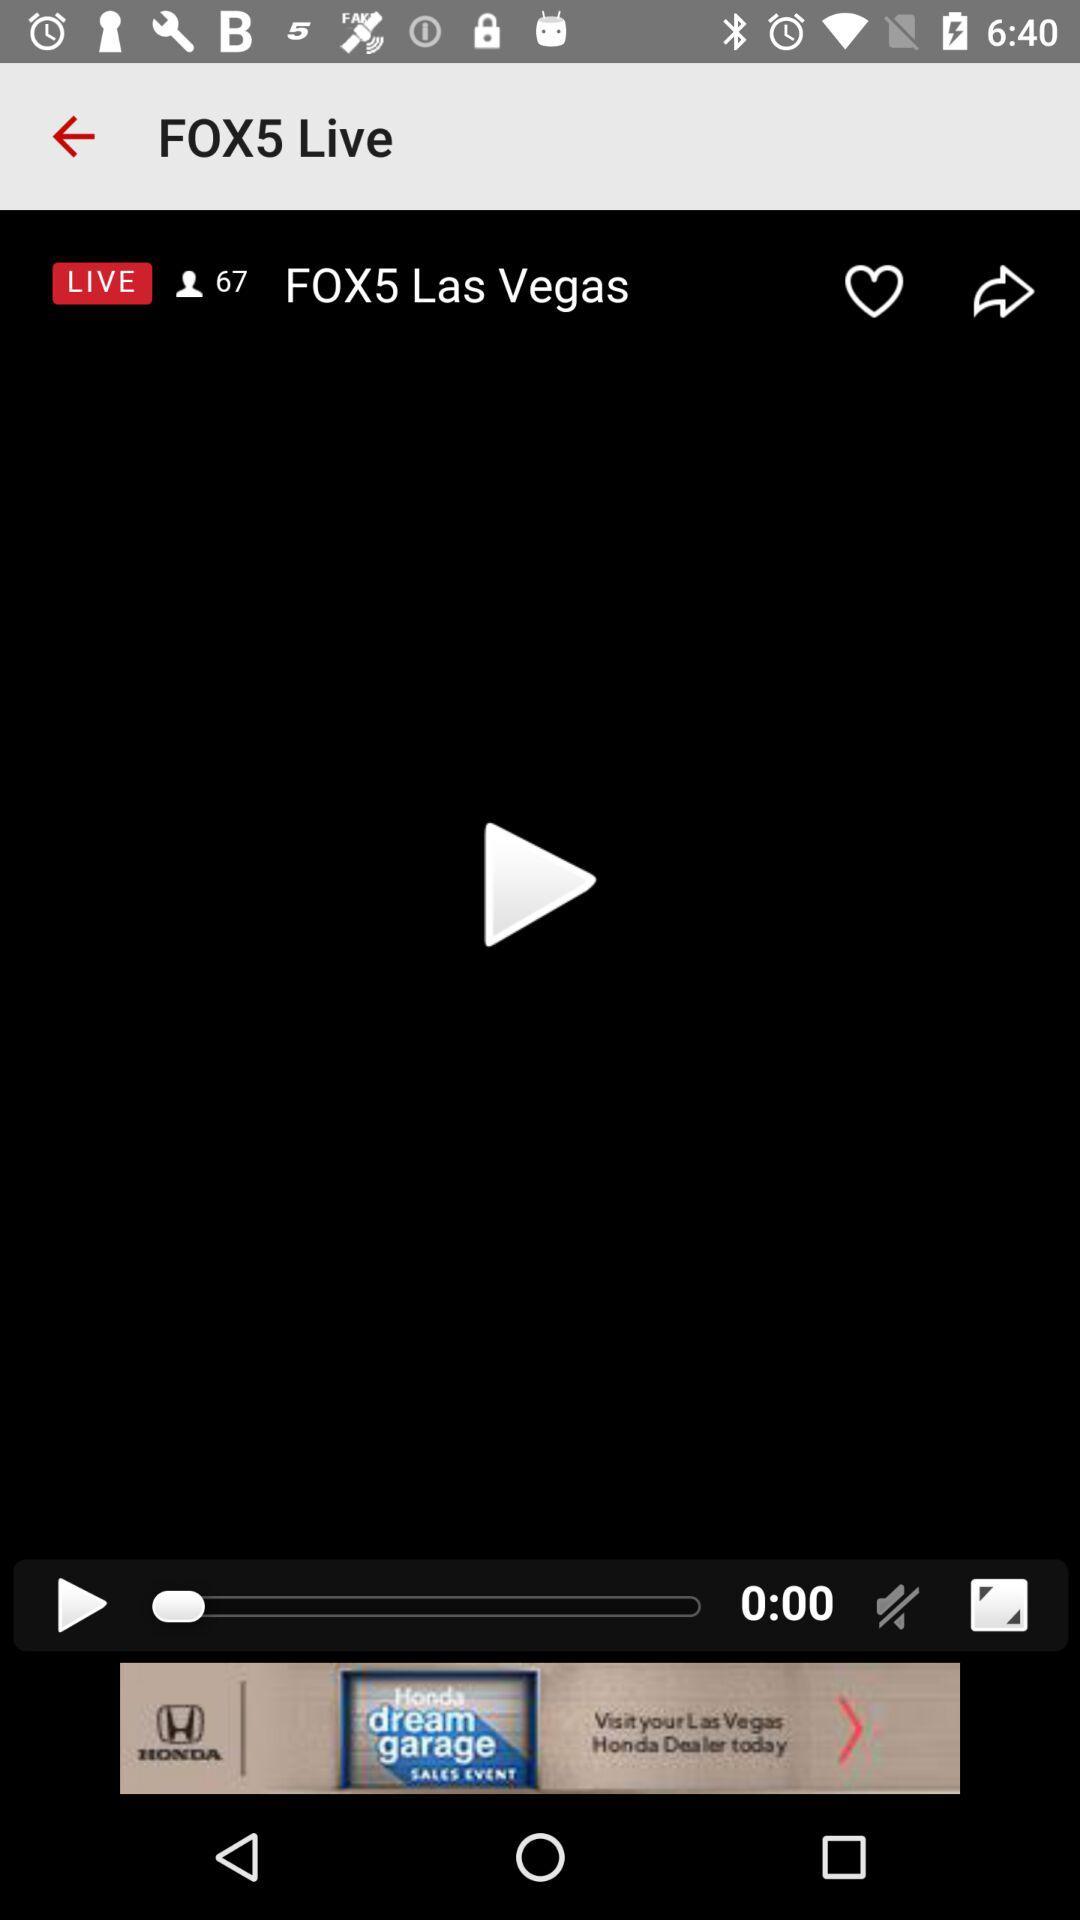 The height and width of the screenshot is (1920, 1080). What do you see at coordinates (540, 935) in the screenshot?
I see `the video` at bounding box center [540, 935].